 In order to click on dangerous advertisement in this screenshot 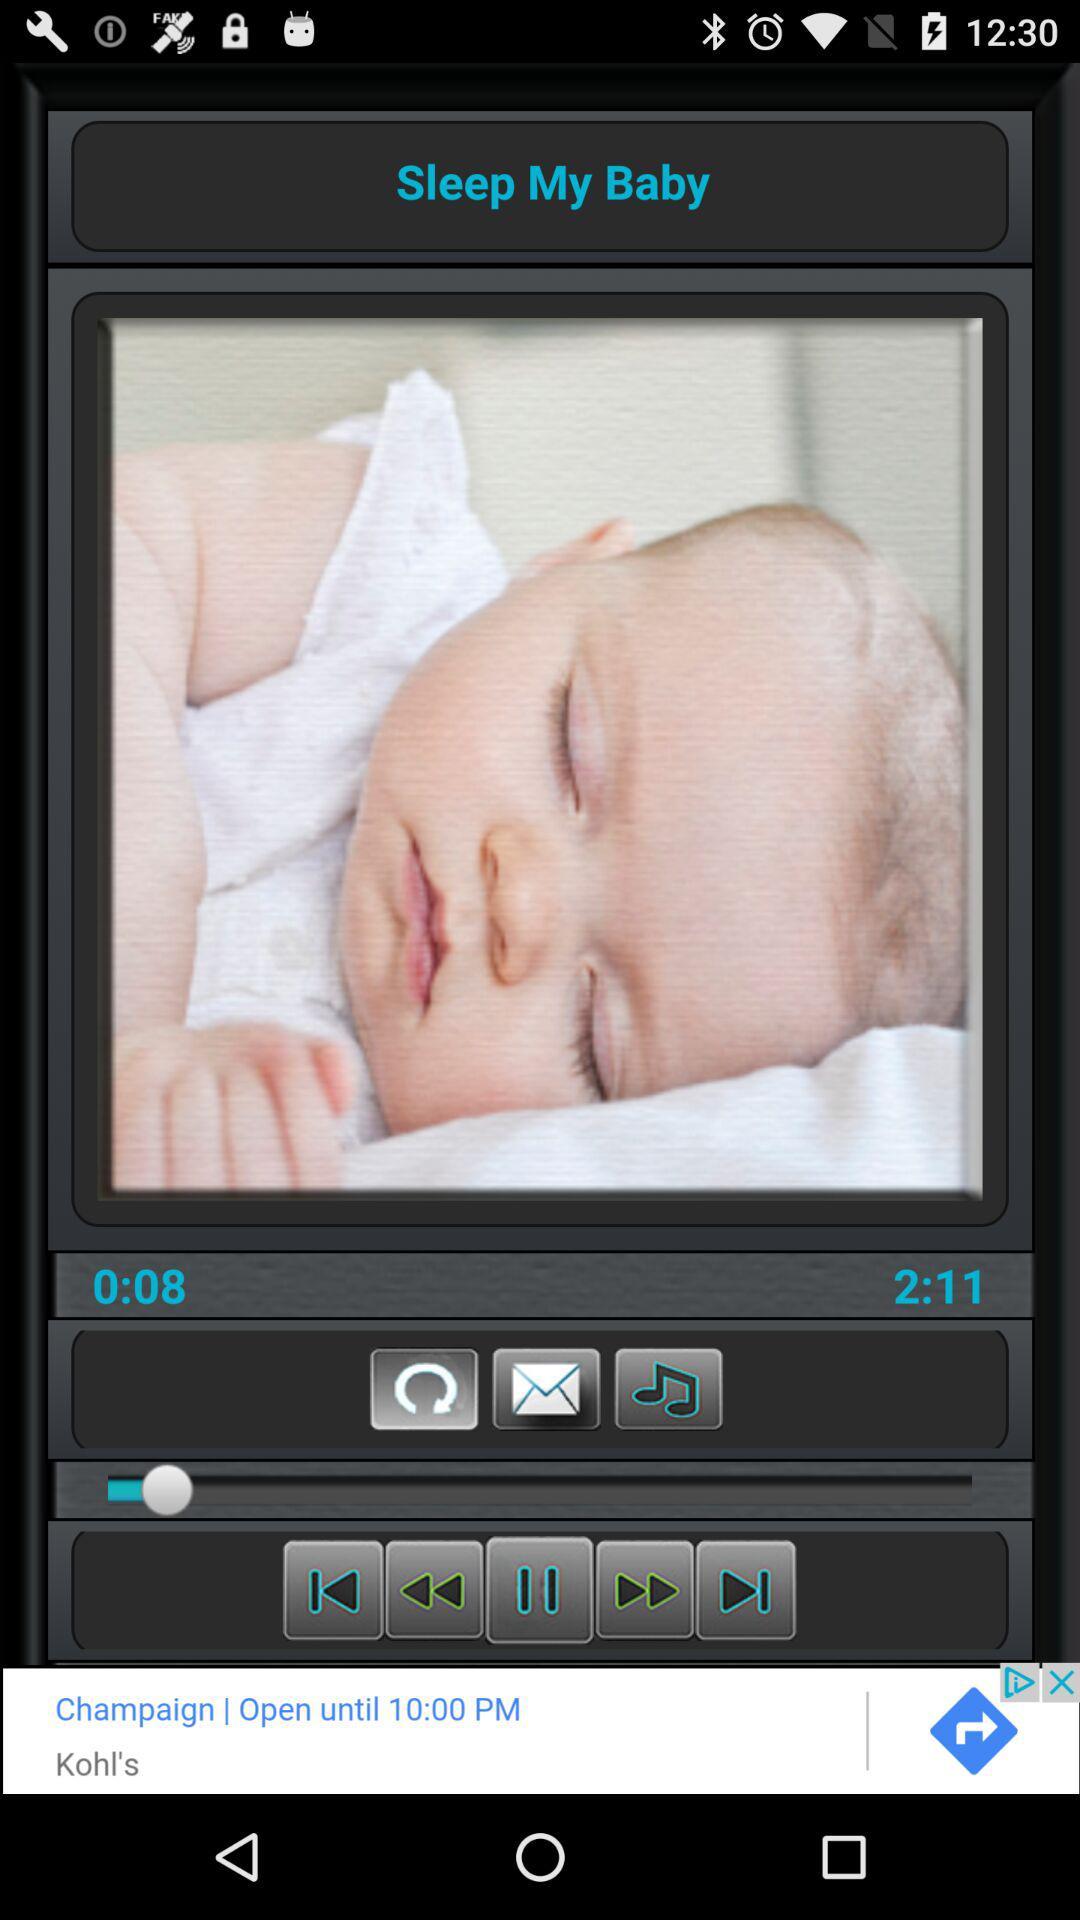, I will do `click(540, 1727)`.